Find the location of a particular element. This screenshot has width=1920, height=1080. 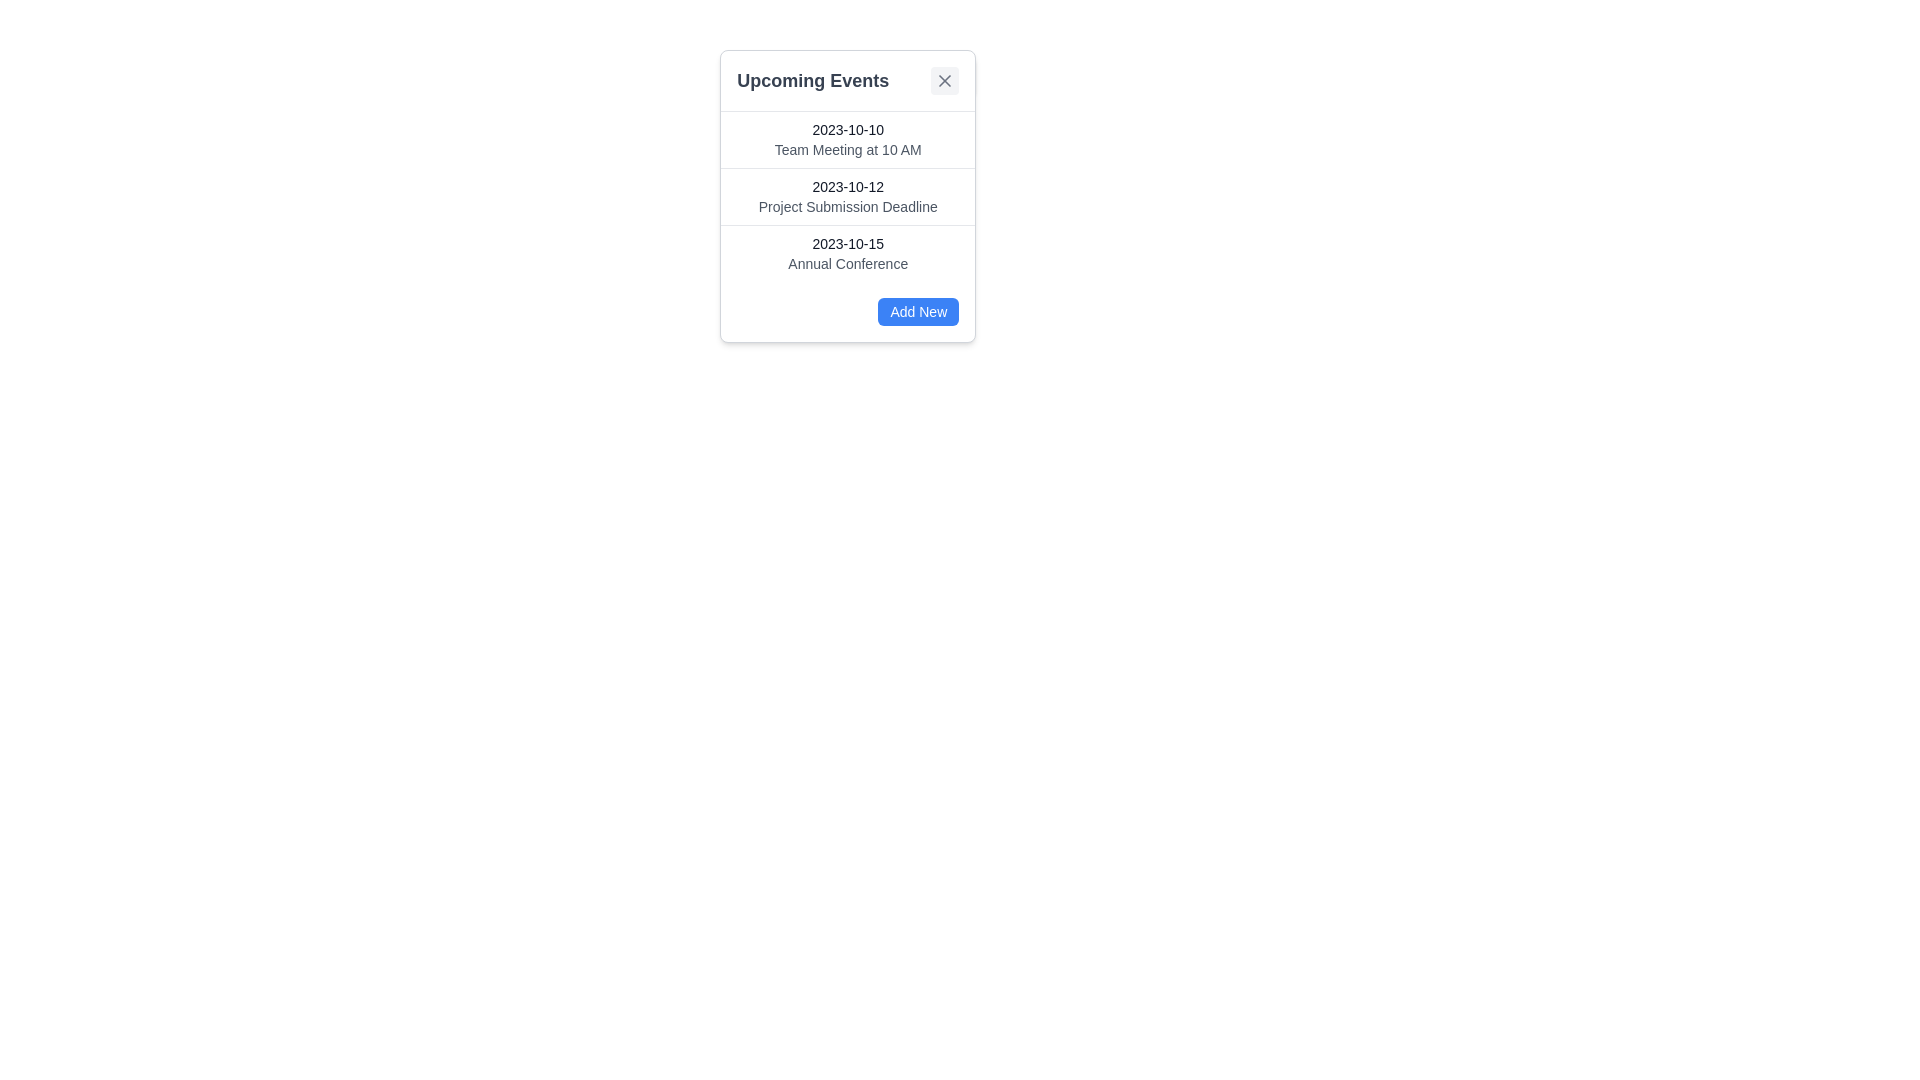

the 'X' icon located in the top-right corner of the 'Upcoming Events' card, which is represented by two intersecting lines in a neutral color is located at coordinates (944, 80).